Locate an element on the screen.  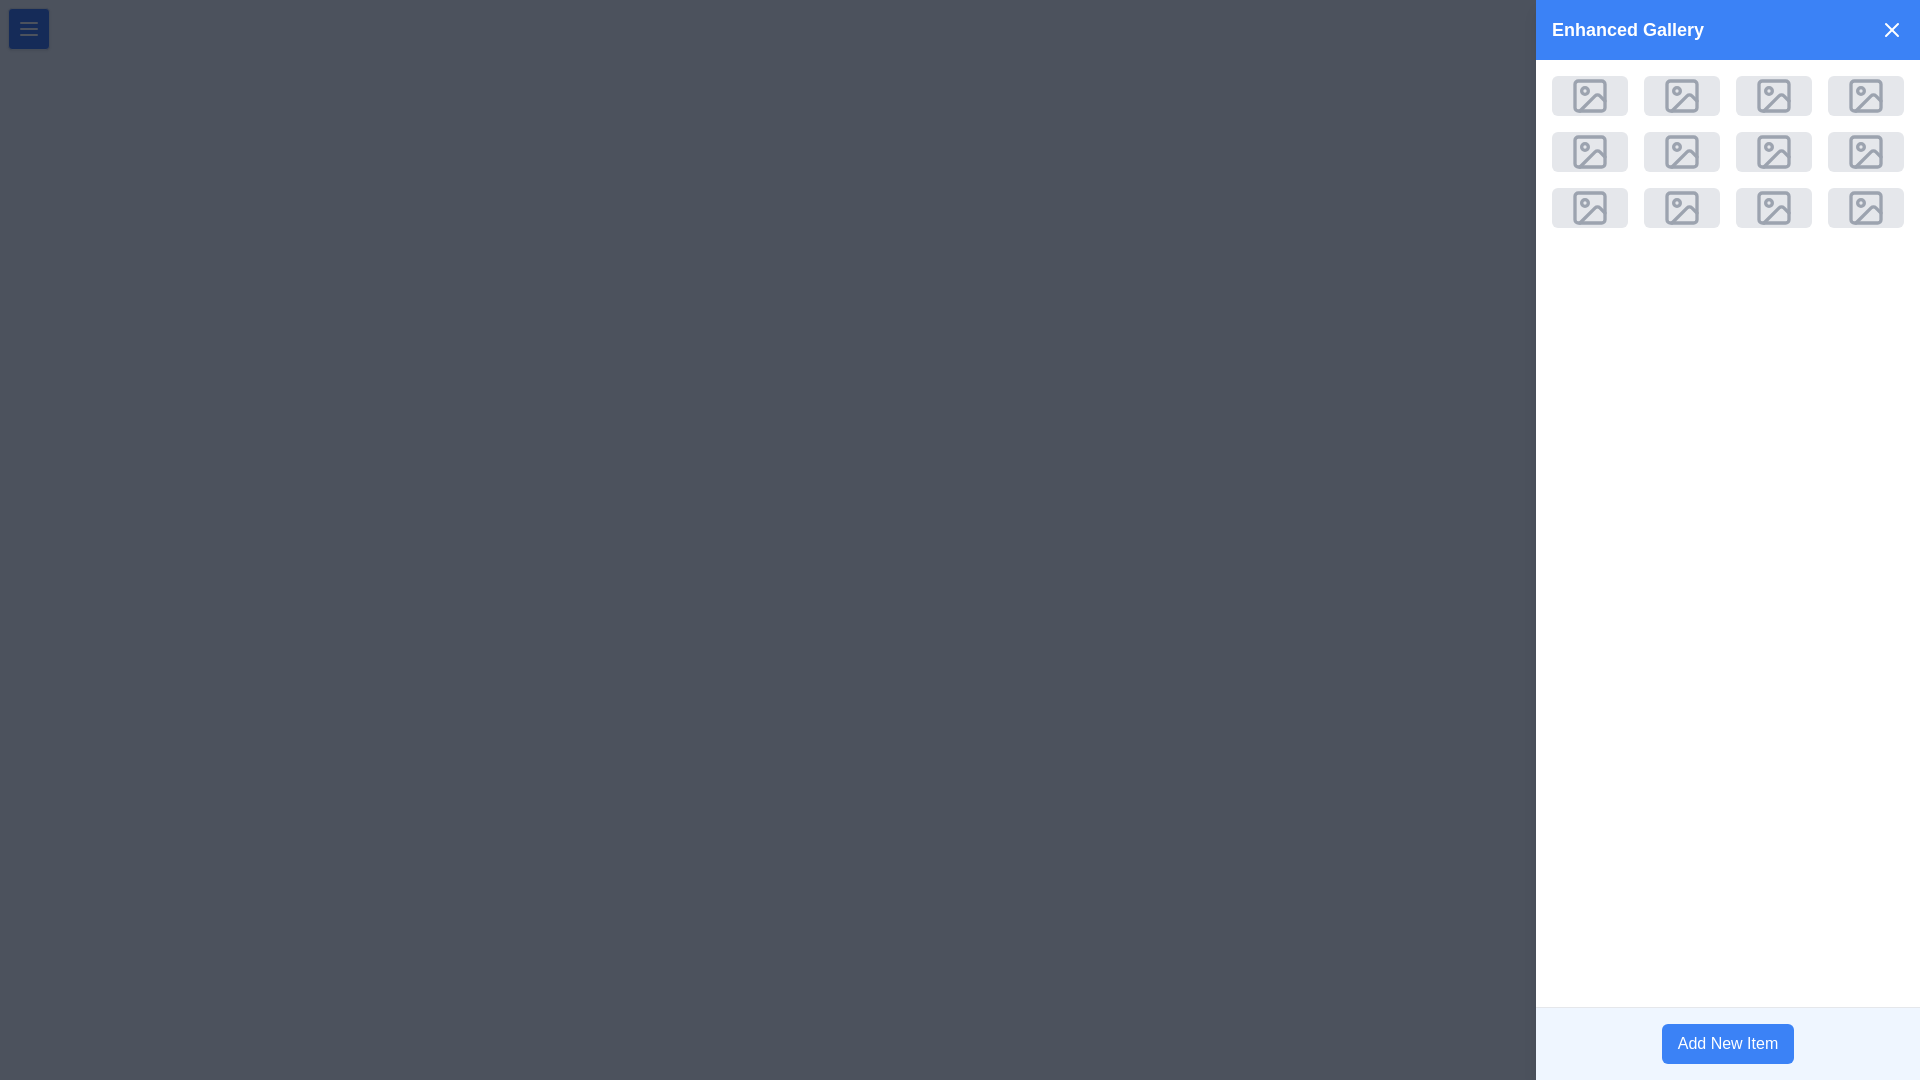
the image icon located in the second row and third column of the 'Enhanced Gallery' interface, which serves as a placeholder for an image is located at coordinates (1680, 150).